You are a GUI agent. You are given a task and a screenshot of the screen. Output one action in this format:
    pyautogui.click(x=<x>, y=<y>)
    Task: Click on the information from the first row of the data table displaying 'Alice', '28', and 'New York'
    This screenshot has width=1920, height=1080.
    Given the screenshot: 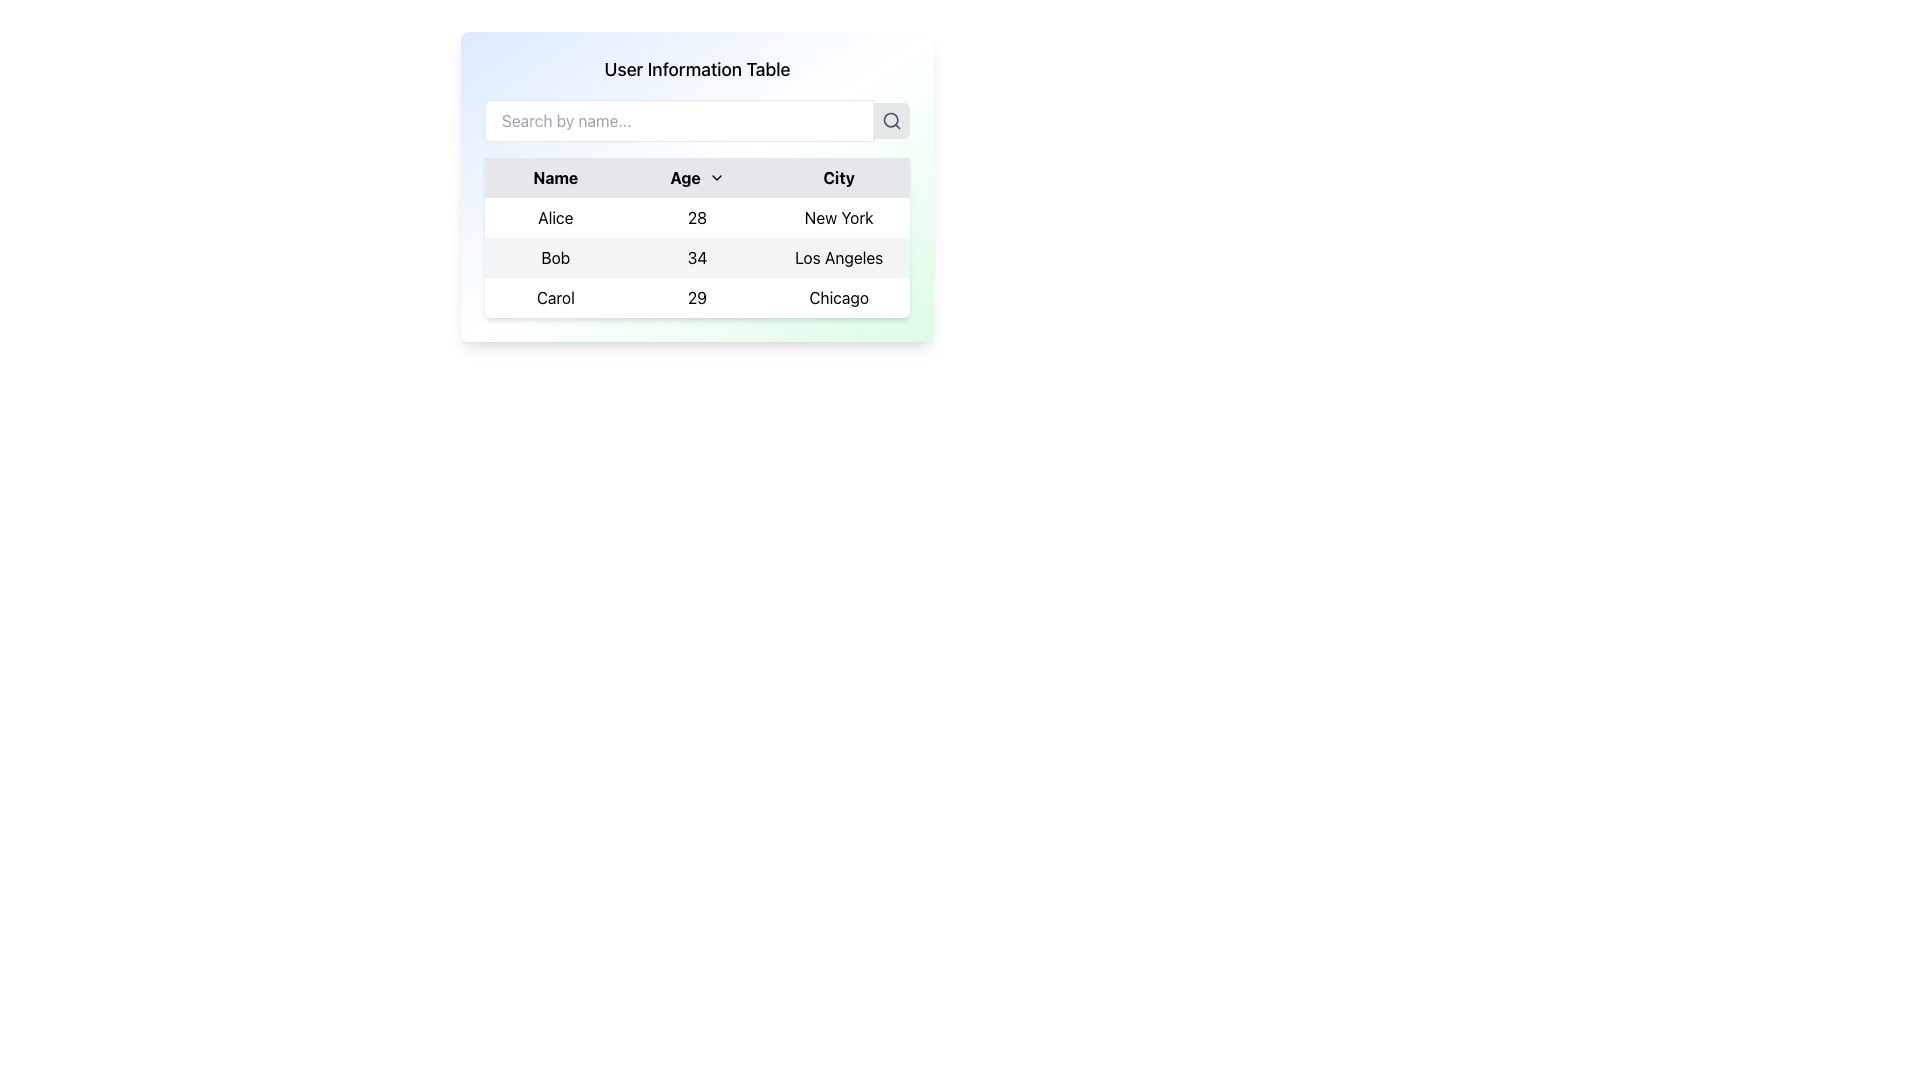 What is the action you would take?
    pyautogui.click(x=697, y=218)
    